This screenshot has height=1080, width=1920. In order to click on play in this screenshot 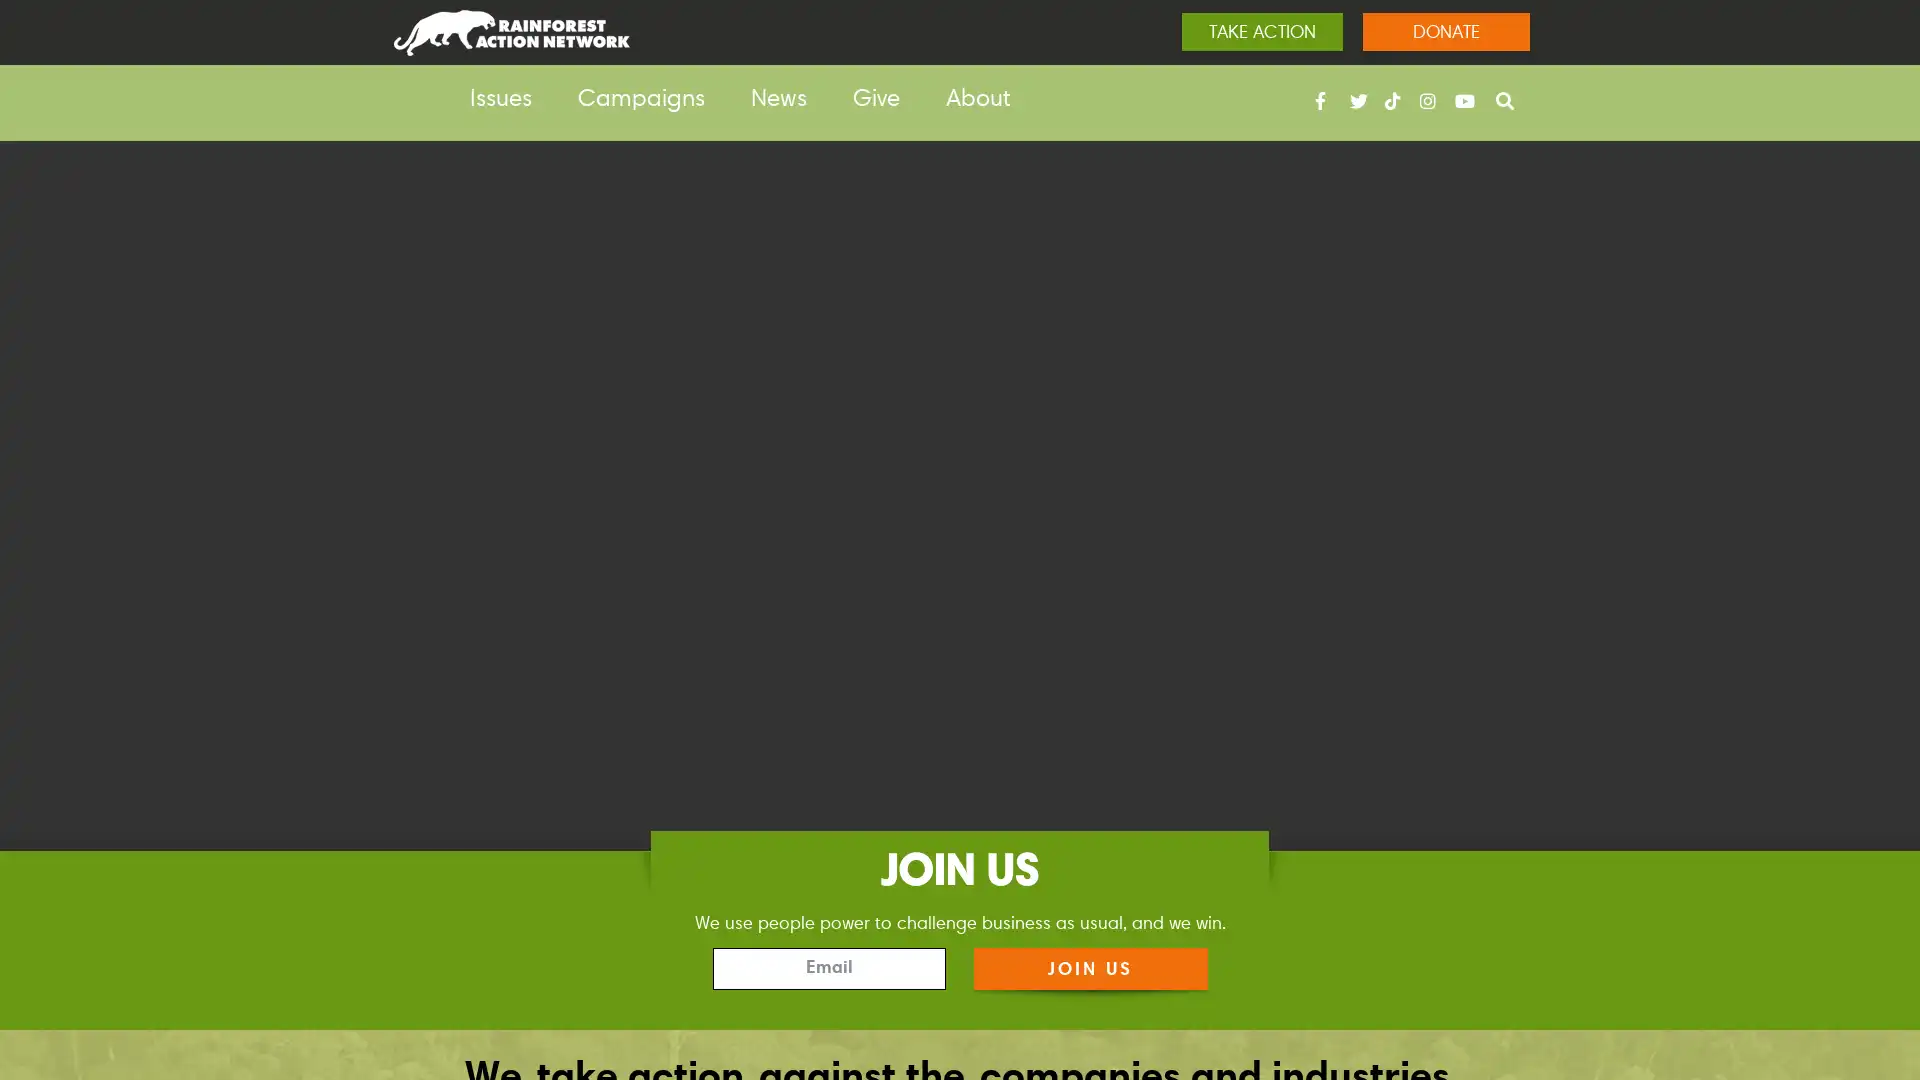, I will do `click(48, 974)`.